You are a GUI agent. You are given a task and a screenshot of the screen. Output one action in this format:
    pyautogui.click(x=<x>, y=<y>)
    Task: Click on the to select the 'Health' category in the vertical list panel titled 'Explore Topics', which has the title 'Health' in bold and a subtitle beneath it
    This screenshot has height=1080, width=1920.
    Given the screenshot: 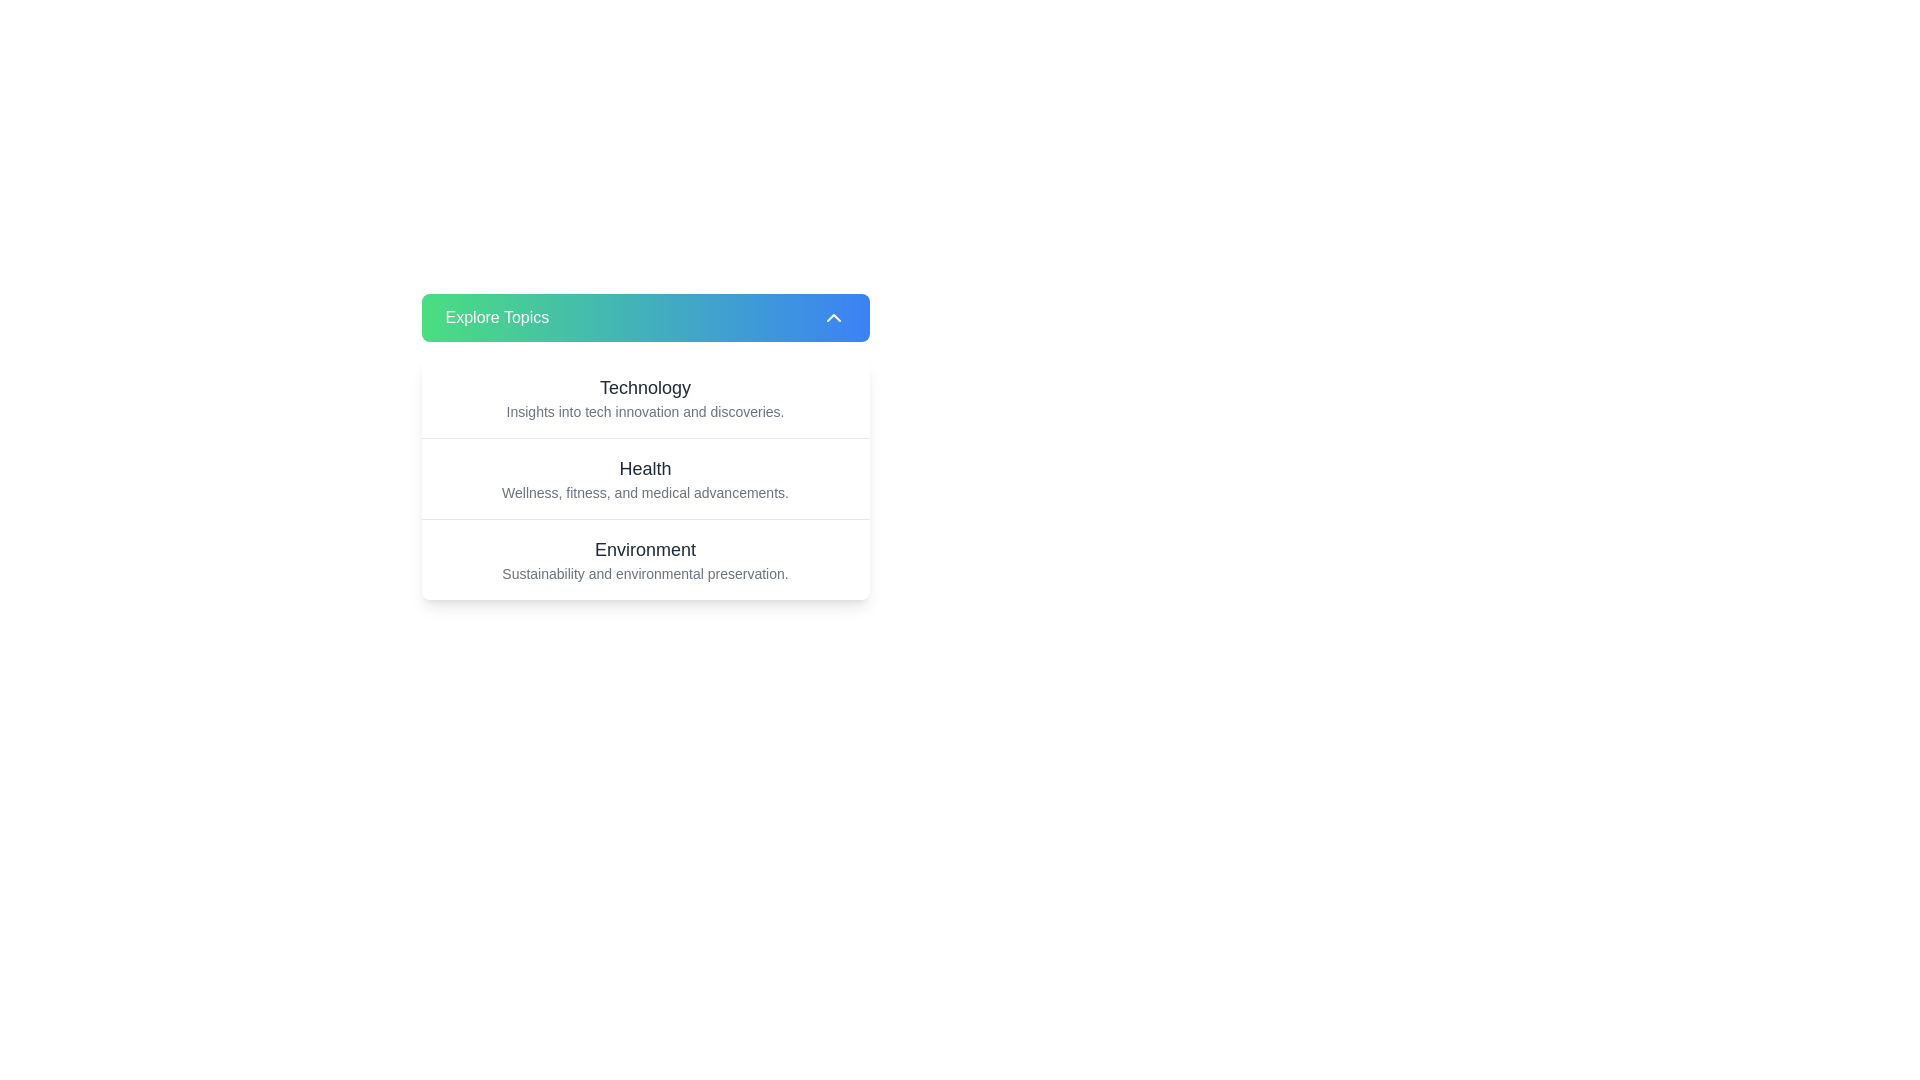 What is the action you would take?
    pyautogui.click(x=645, y=446)
    